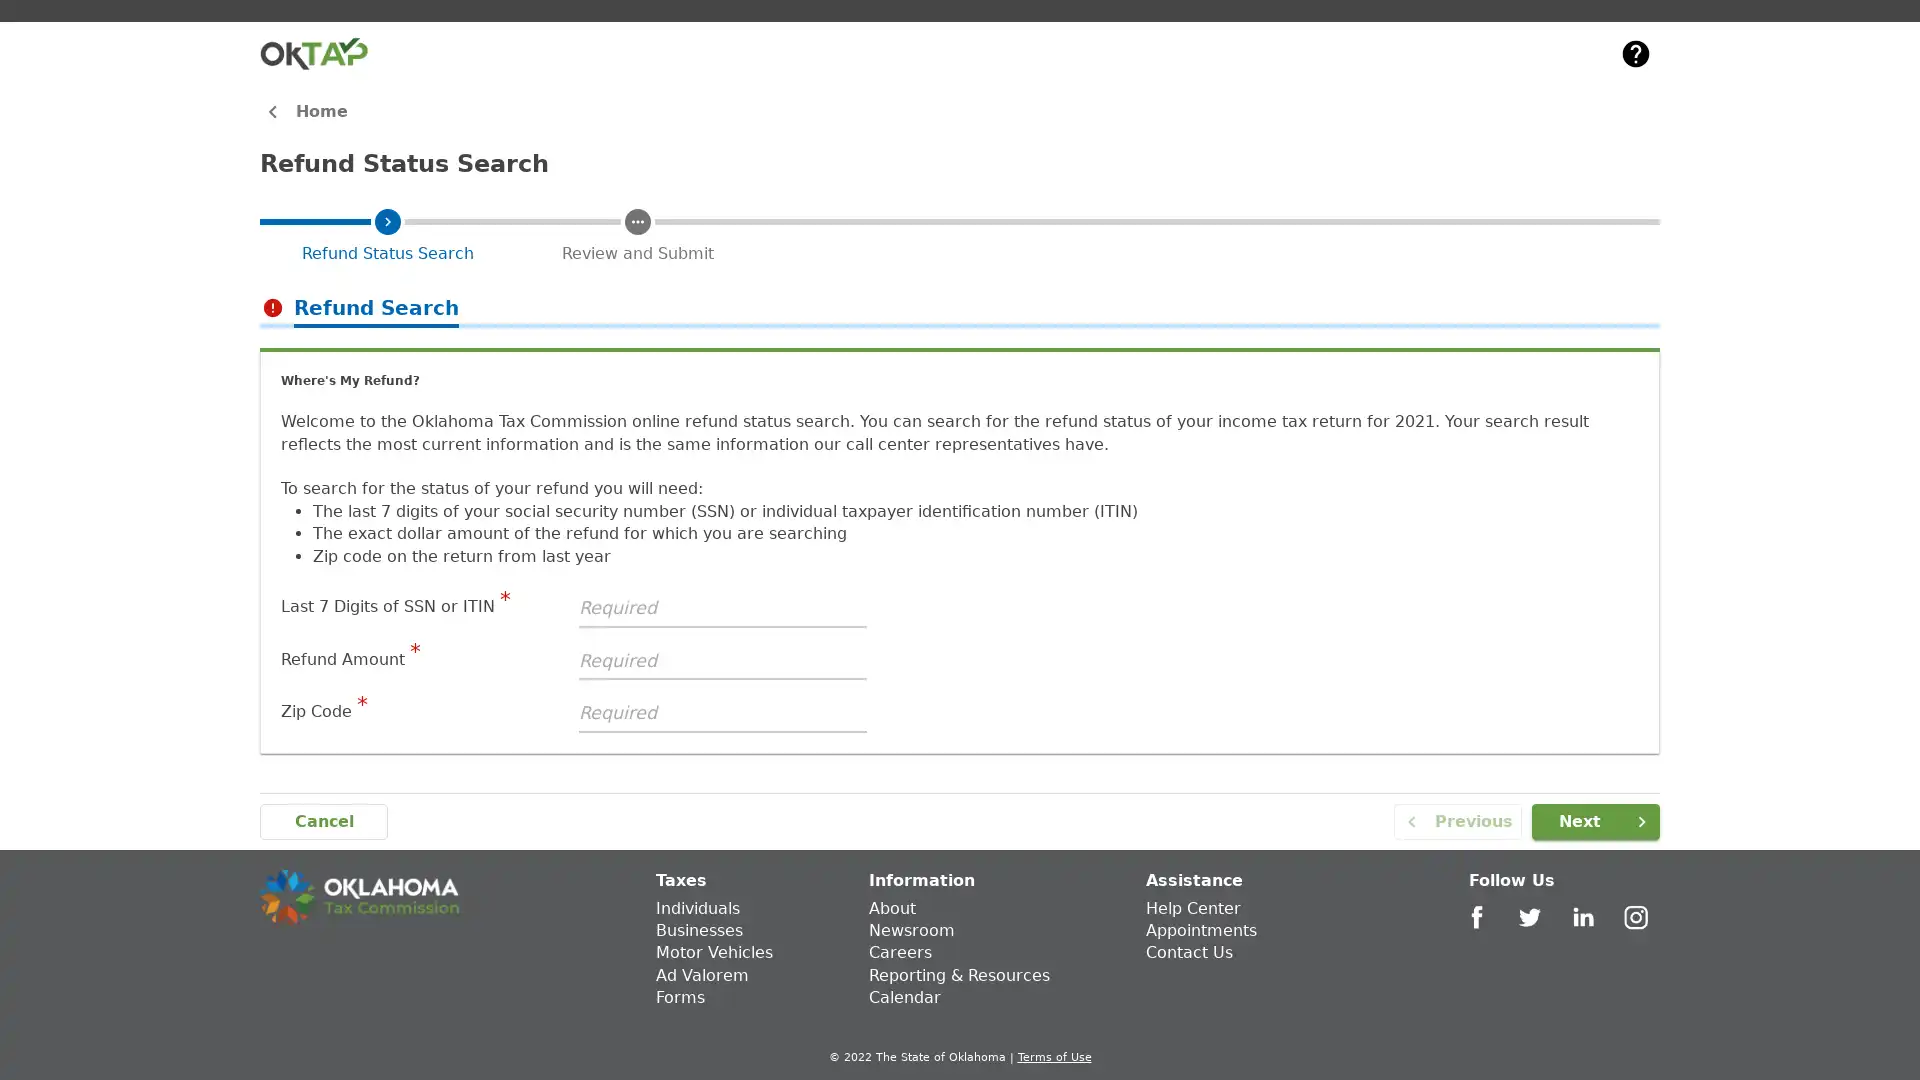 This screenshot has height=1080, width=1920. I want to click on Previous, so click(1458, 821).